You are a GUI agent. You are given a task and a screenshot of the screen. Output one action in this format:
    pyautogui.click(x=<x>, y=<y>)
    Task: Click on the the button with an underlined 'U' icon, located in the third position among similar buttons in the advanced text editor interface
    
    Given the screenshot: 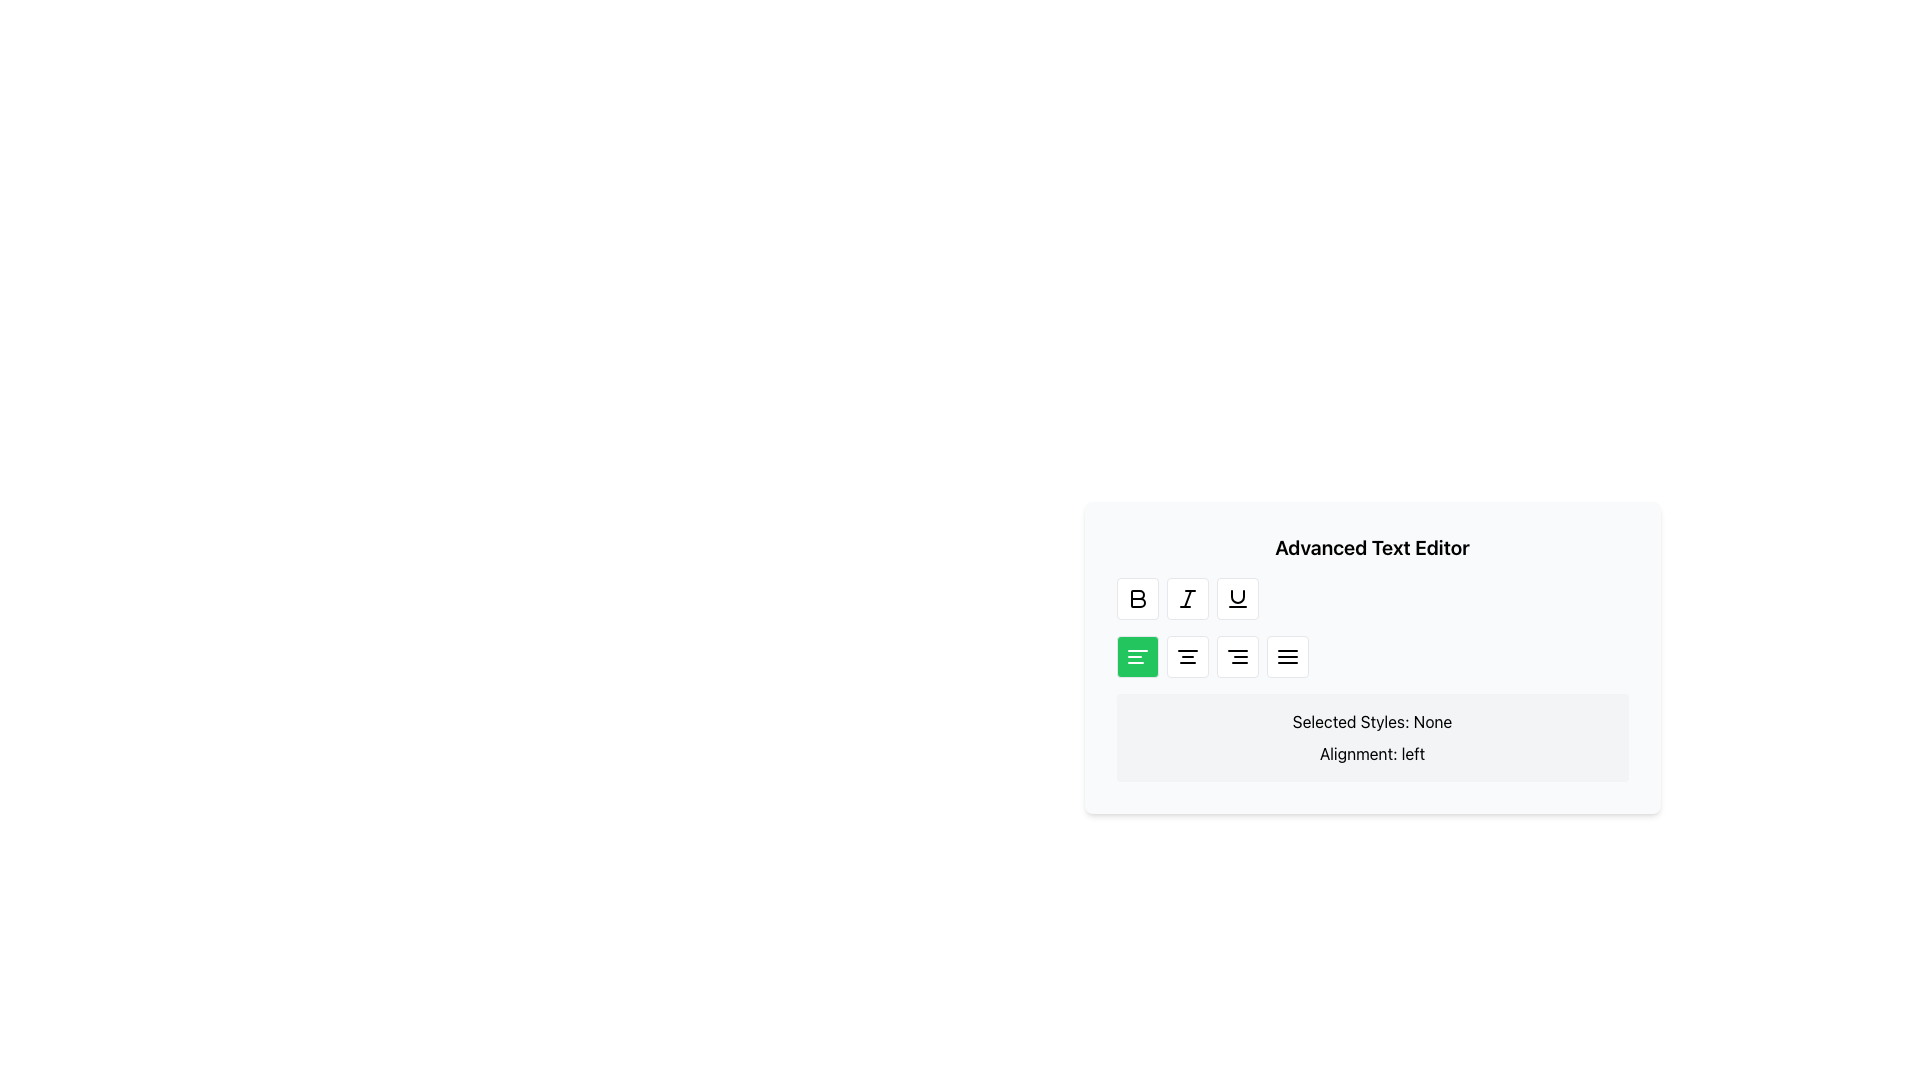 What is the action you would take?
    pyautogui.click(x=1236, y=597)
    